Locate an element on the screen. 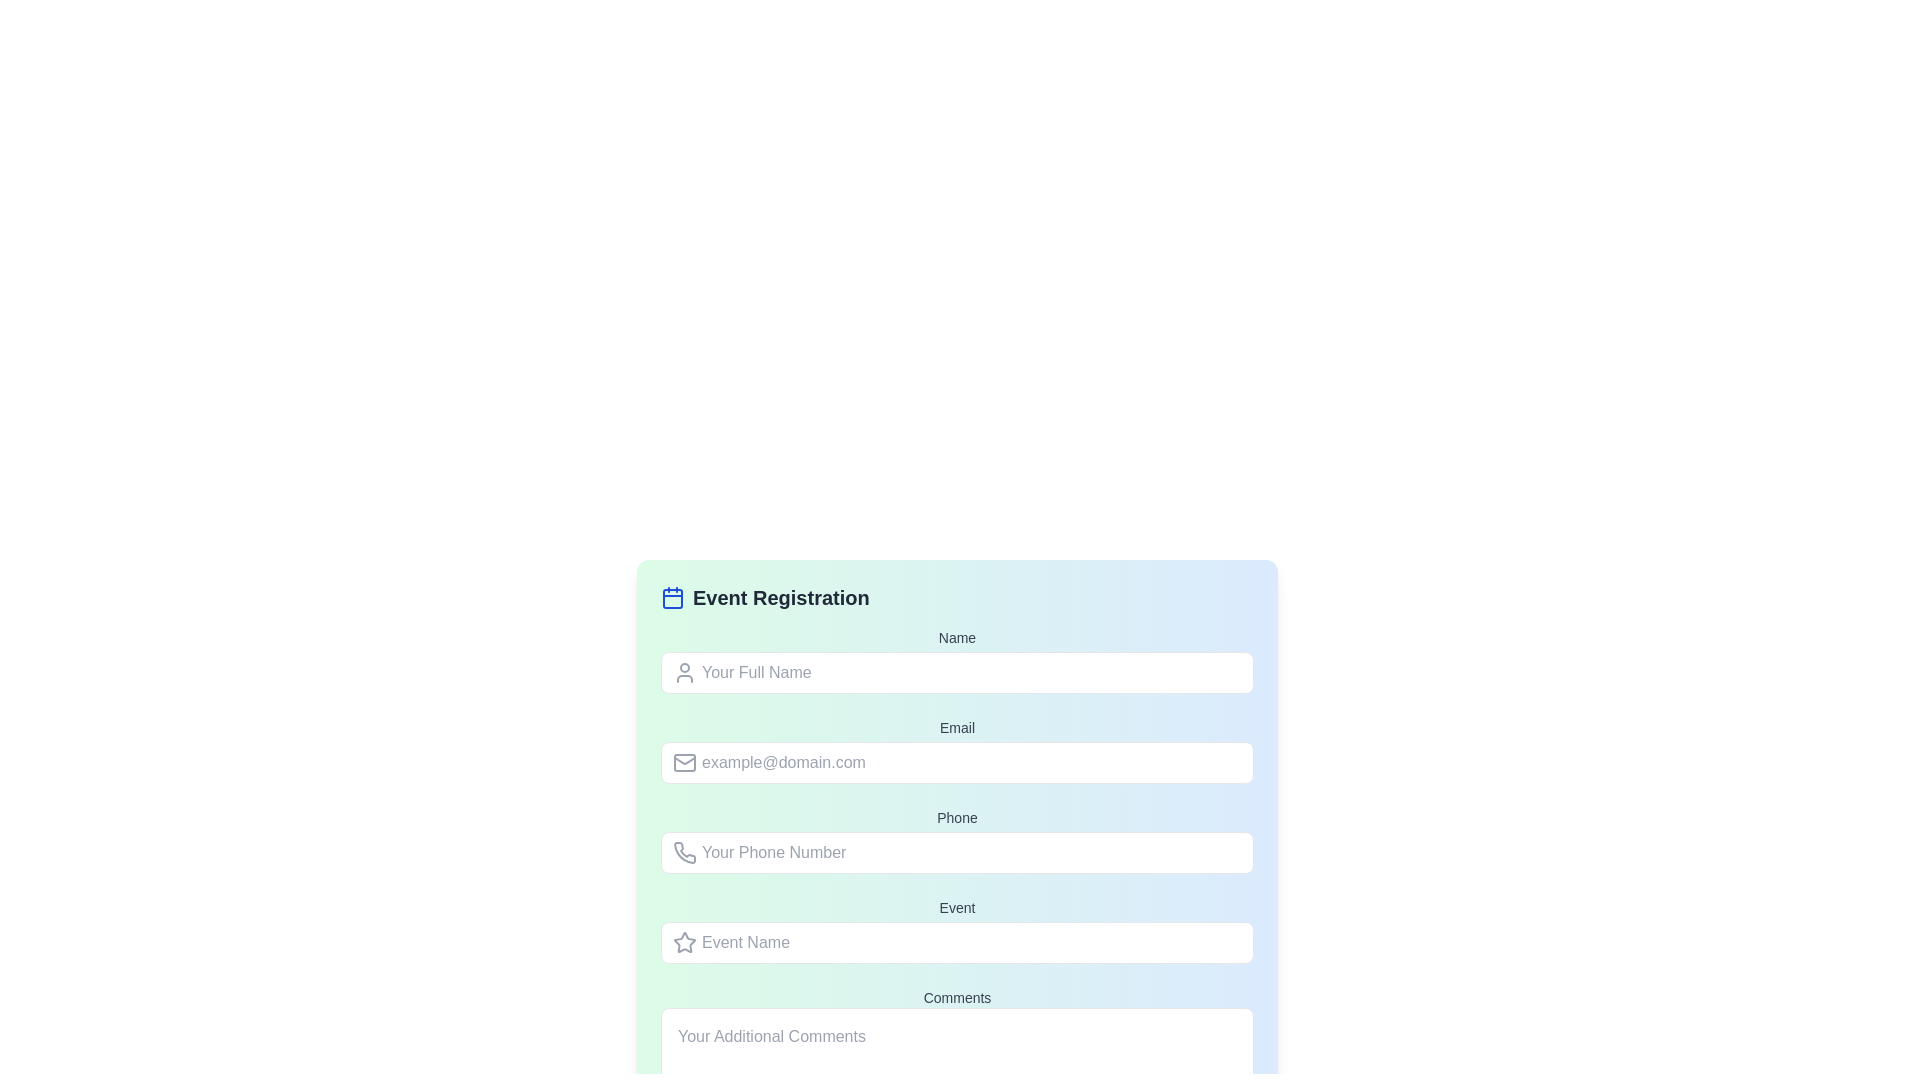 This screenshot has width=1920, height=1080. the phone icon located to the left of the 'Your Phone Number' text entry box, which serves as a visual indicator for entering a phone number is located at coordinates (685, 852).